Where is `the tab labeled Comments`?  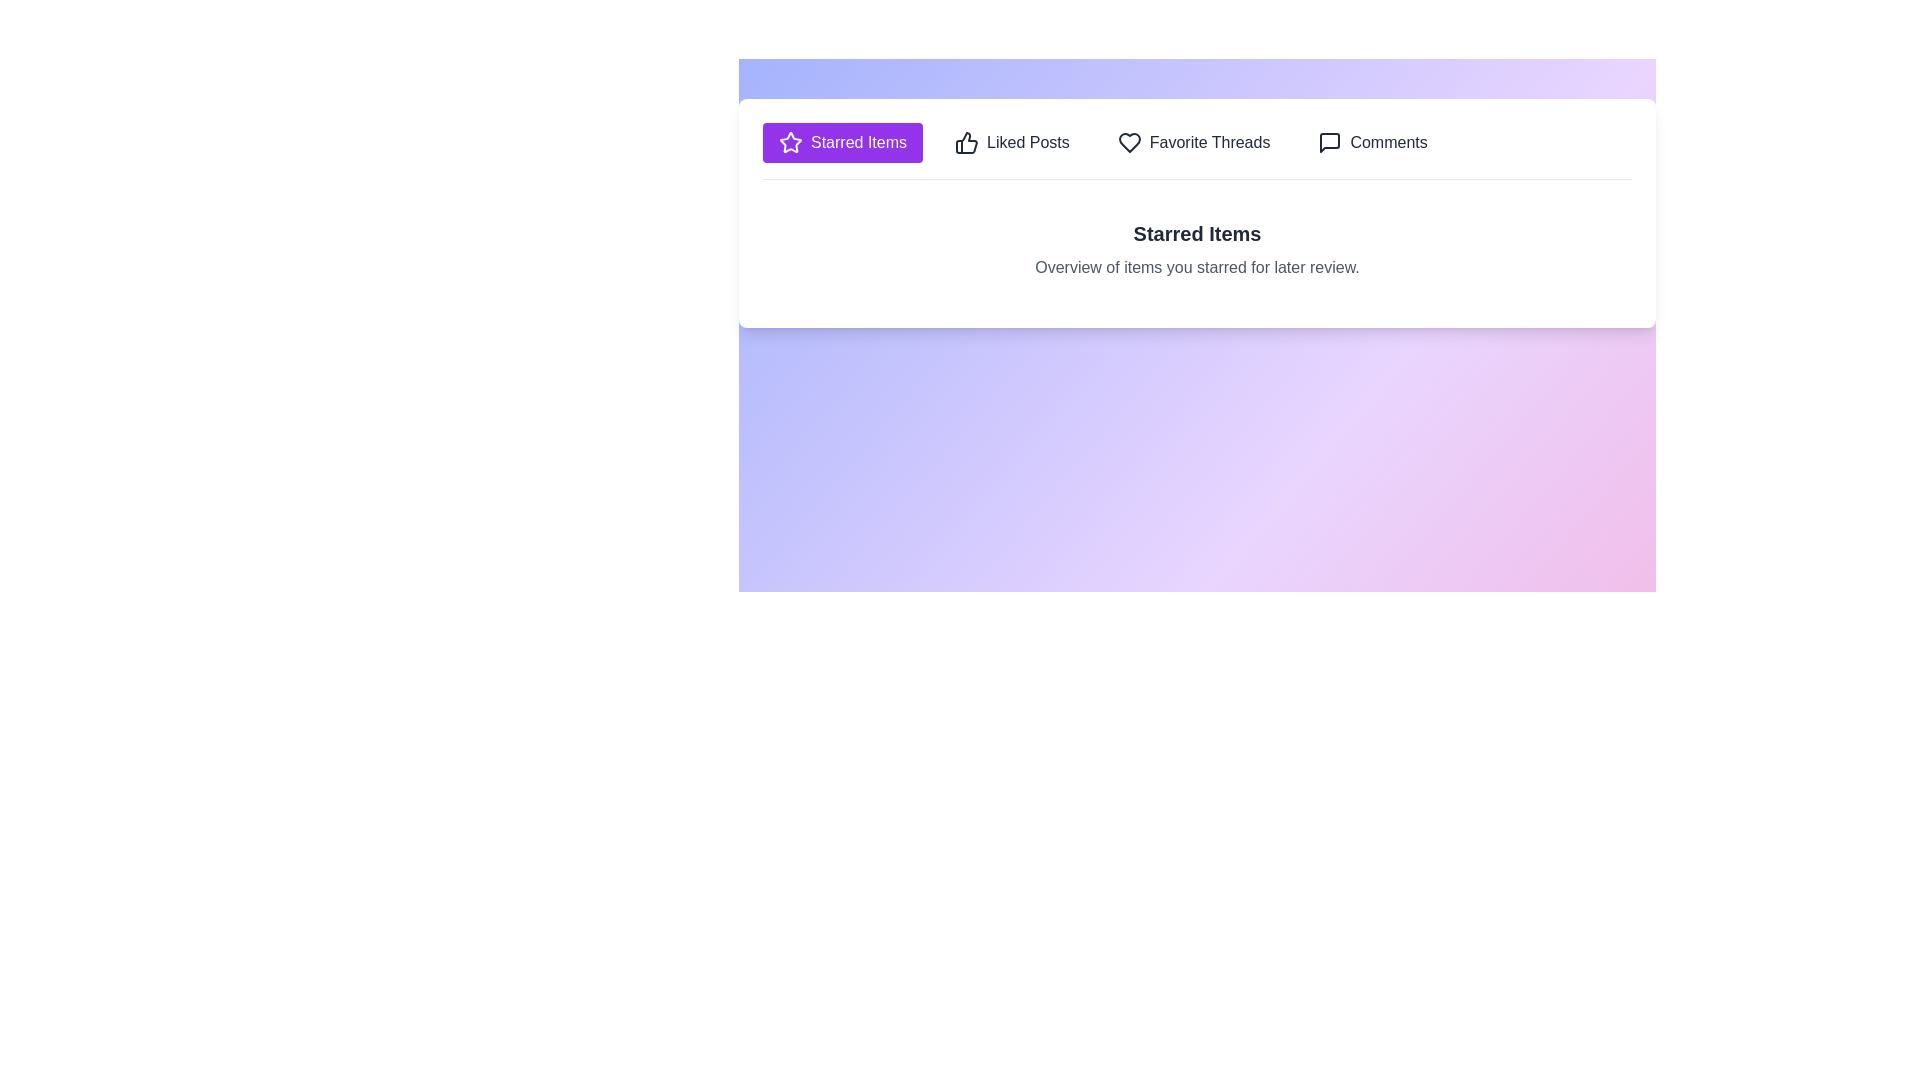 the tab labeled Comments is located at coordinates (1372, 141).